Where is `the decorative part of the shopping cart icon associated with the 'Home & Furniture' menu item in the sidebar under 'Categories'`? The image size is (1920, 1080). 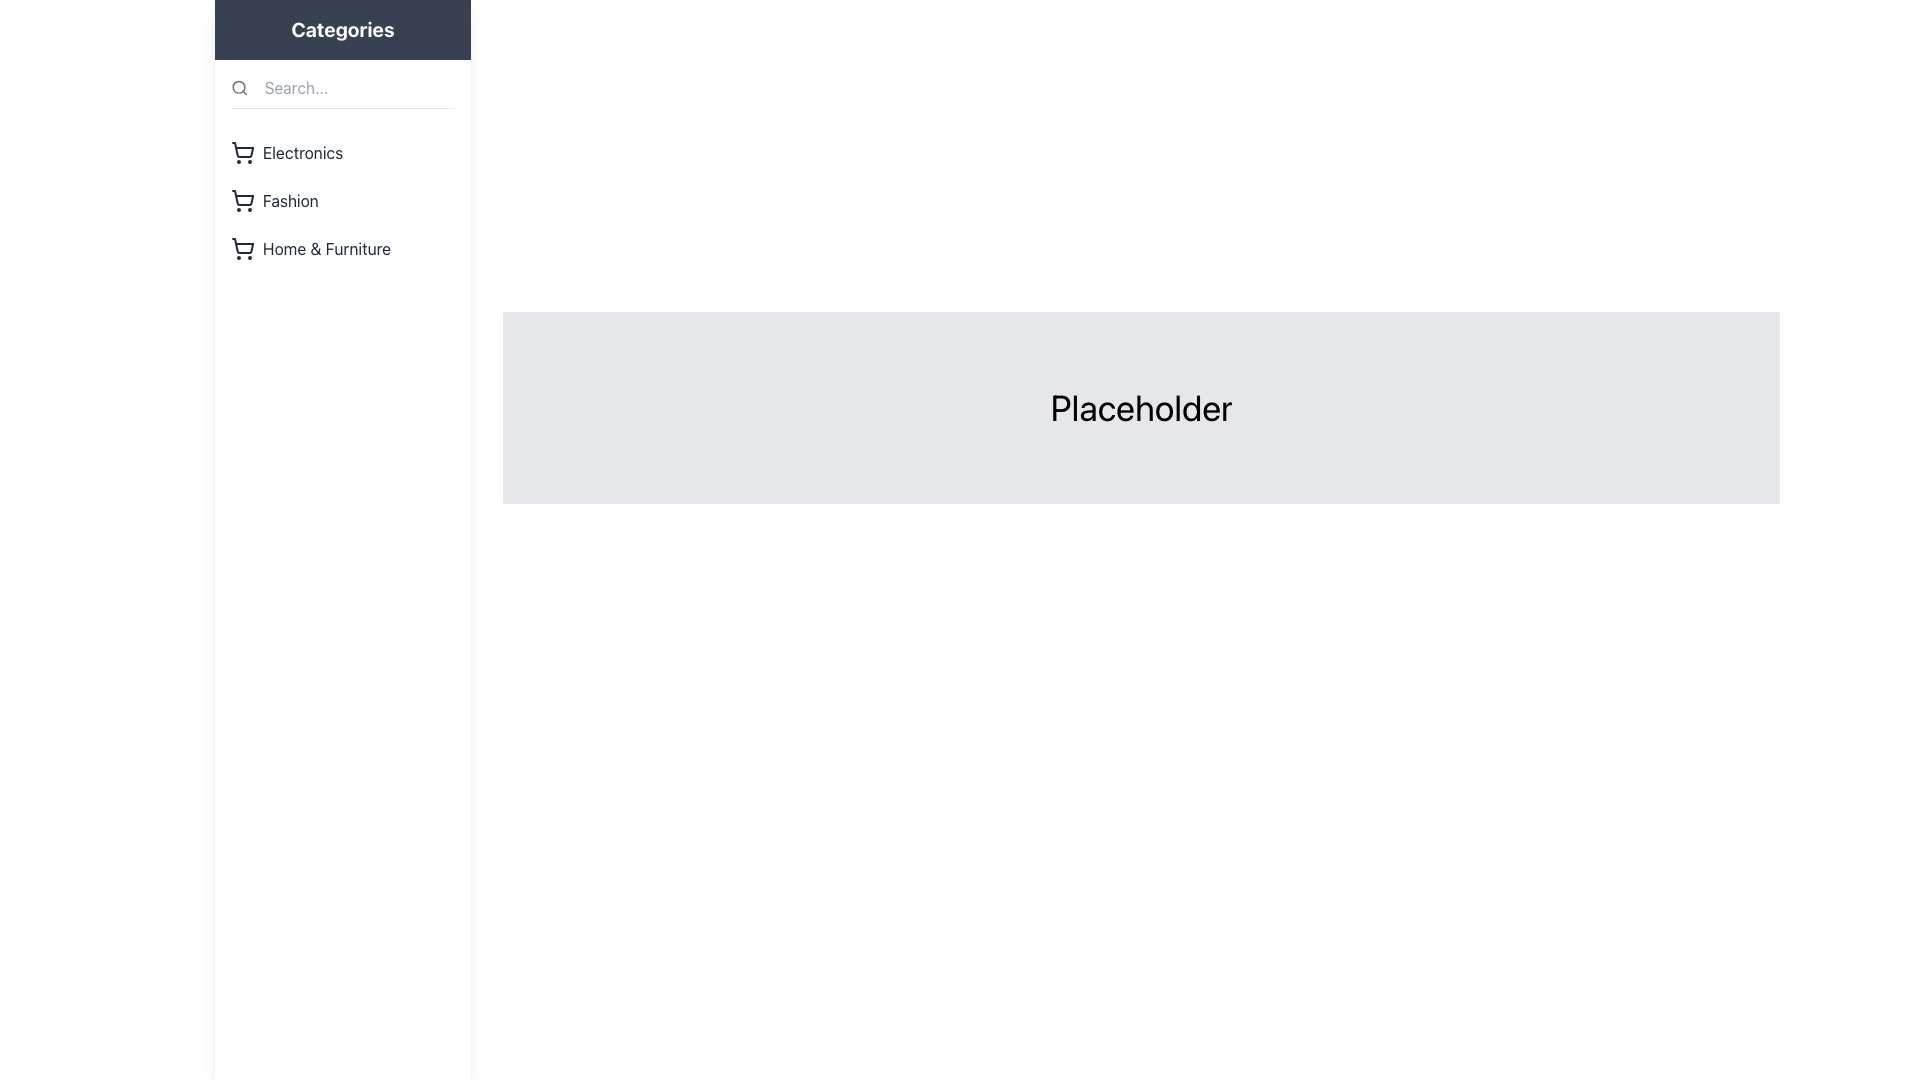 the decorative part of the shopping cart icon associated with the 'Home & Furniture' menu item in the sidebar under 'Categories' is located at coordinates (242, 245).